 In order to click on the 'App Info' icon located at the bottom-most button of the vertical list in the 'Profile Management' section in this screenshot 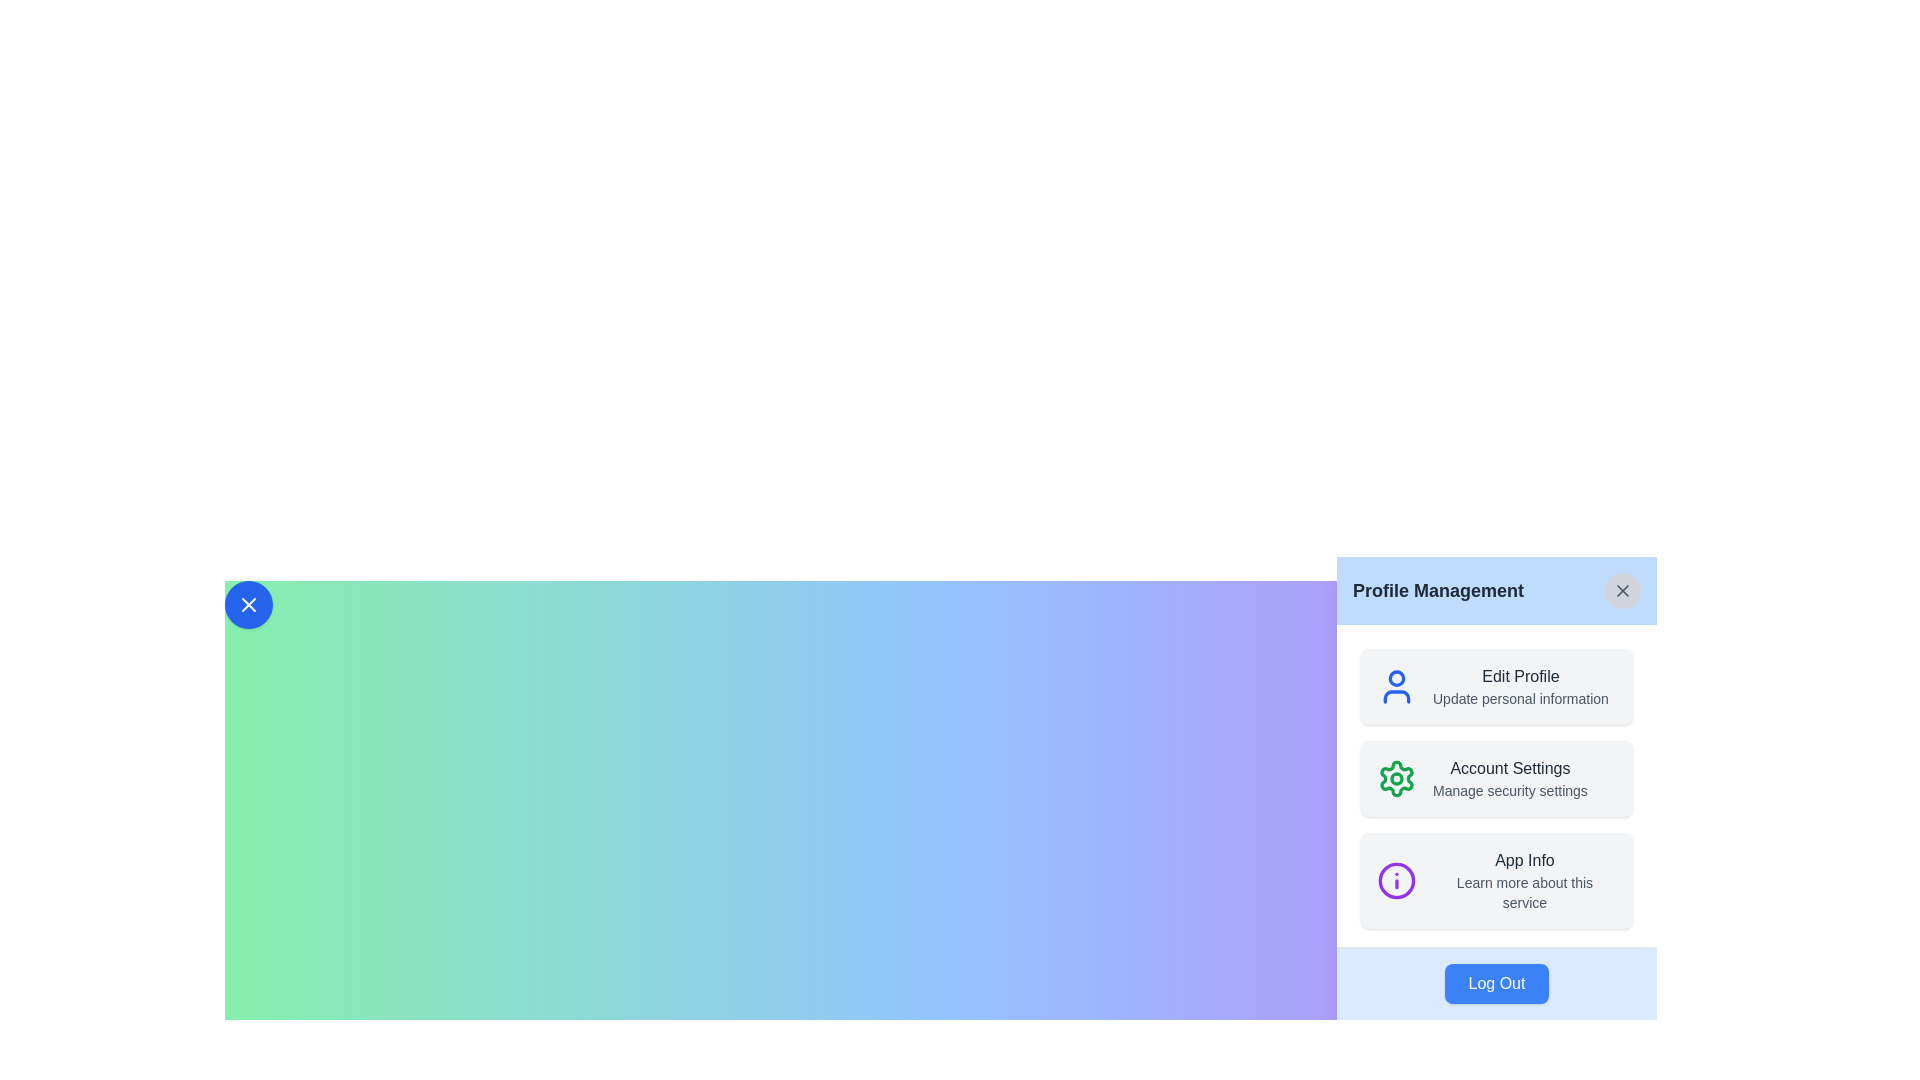, I will do `click(1395, 879)`.